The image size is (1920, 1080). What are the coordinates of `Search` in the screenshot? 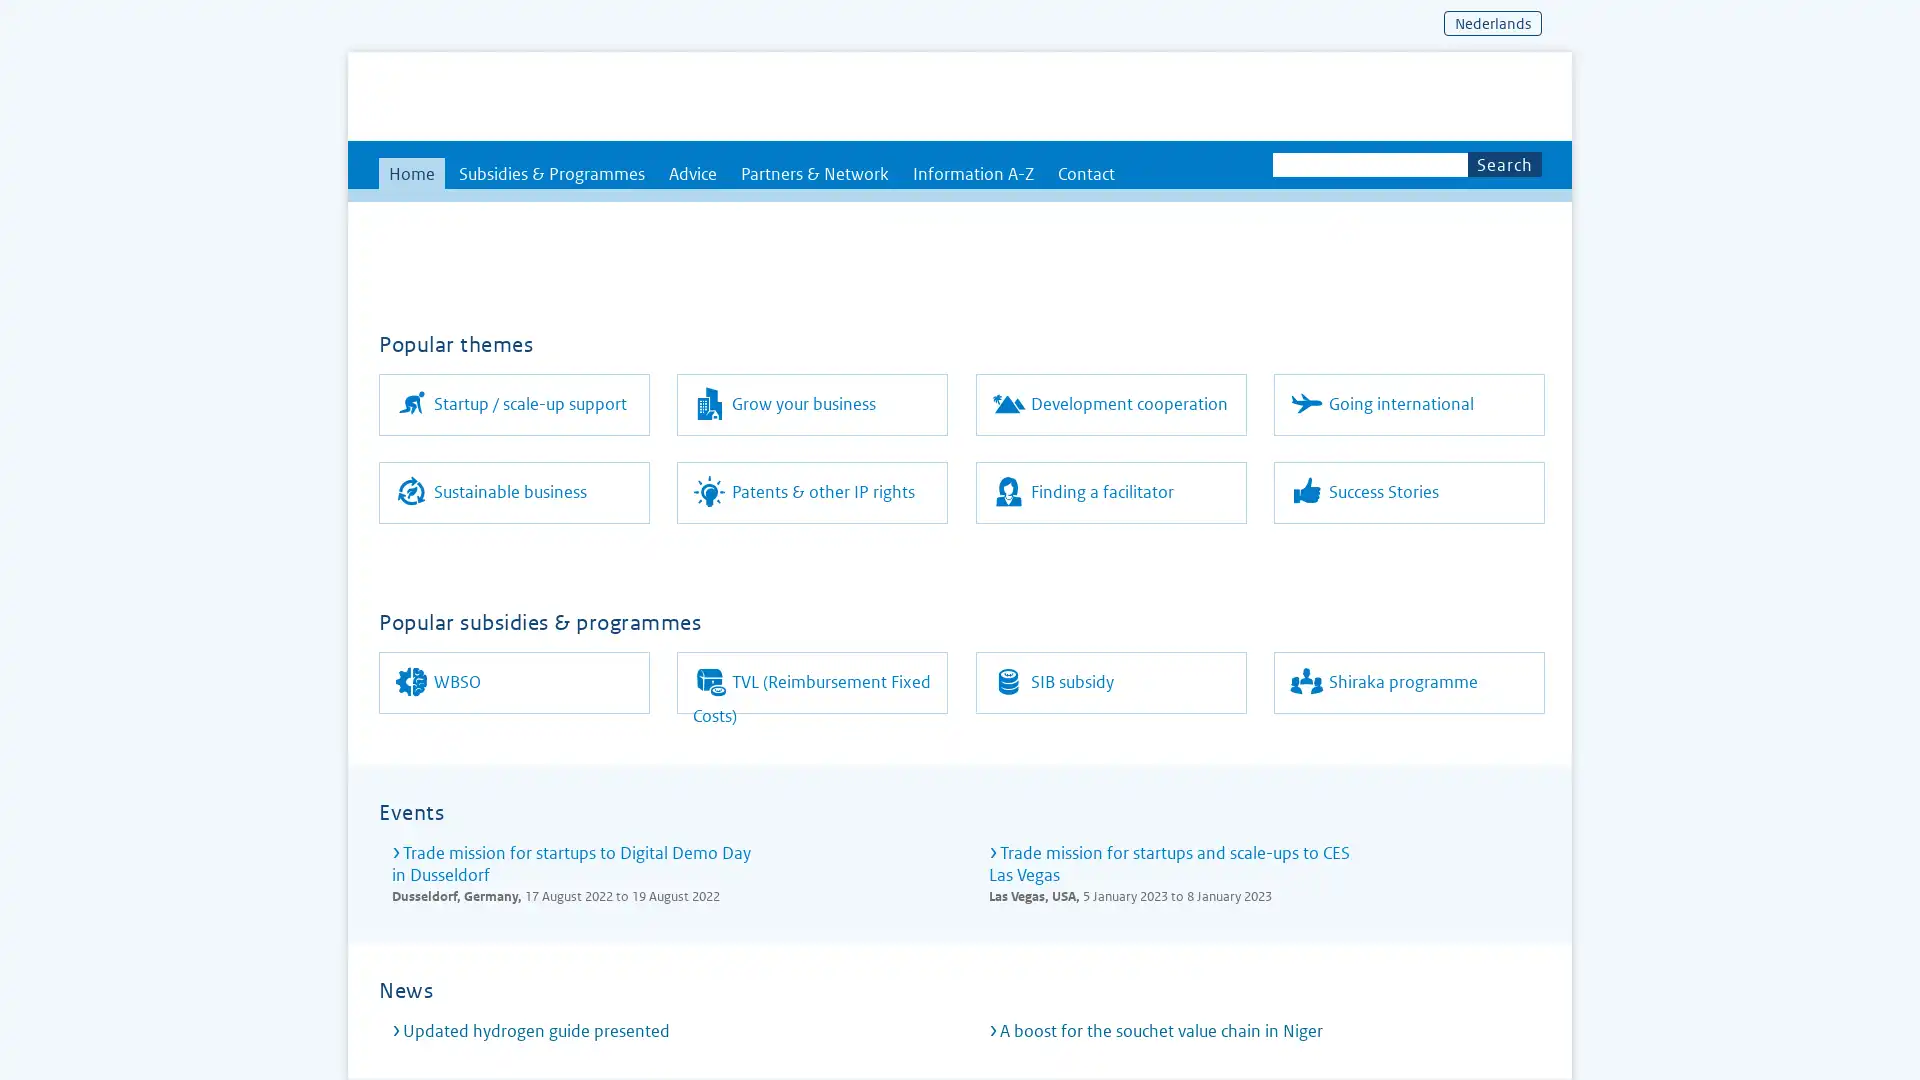 It's located at (1505, 163).